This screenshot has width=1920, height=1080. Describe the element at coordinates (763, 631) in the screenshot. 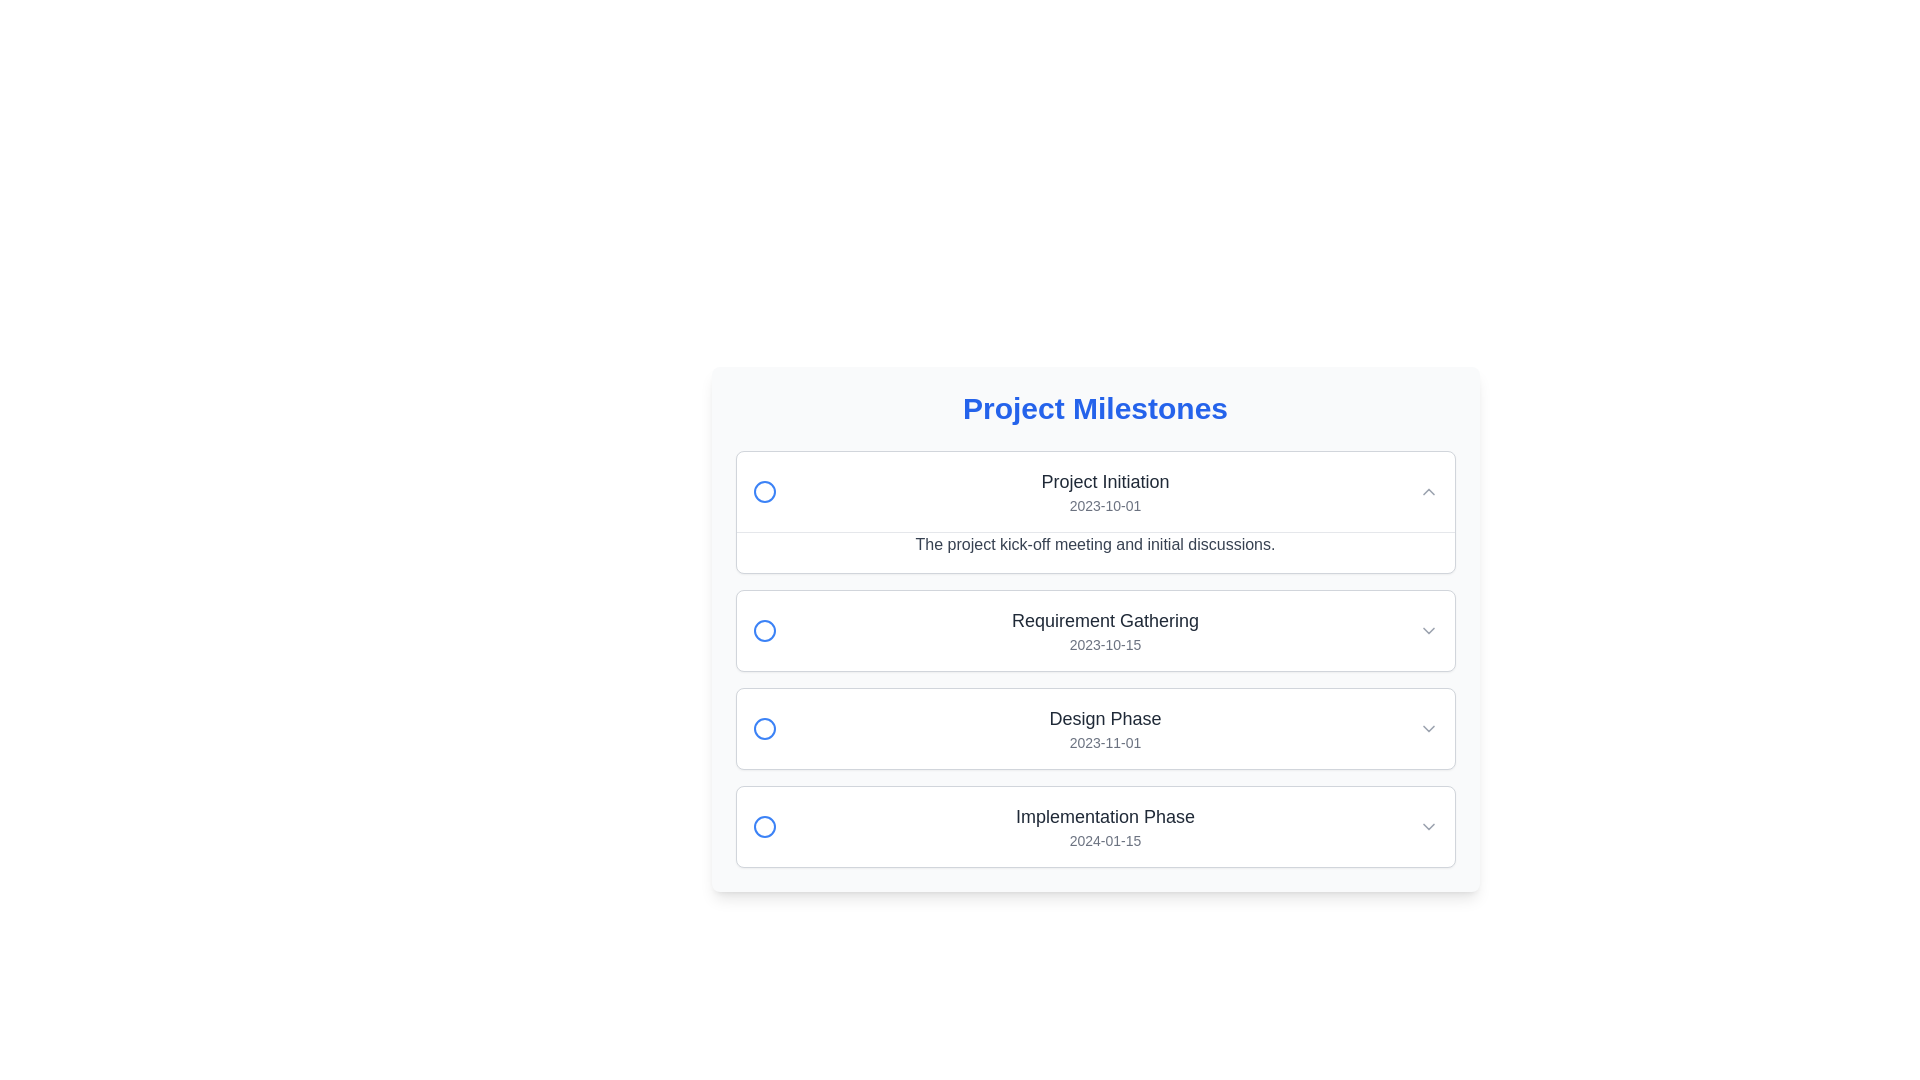

I see `the circle representing the incomplete status of the 'Requirement Gathering' milestone` at that location.